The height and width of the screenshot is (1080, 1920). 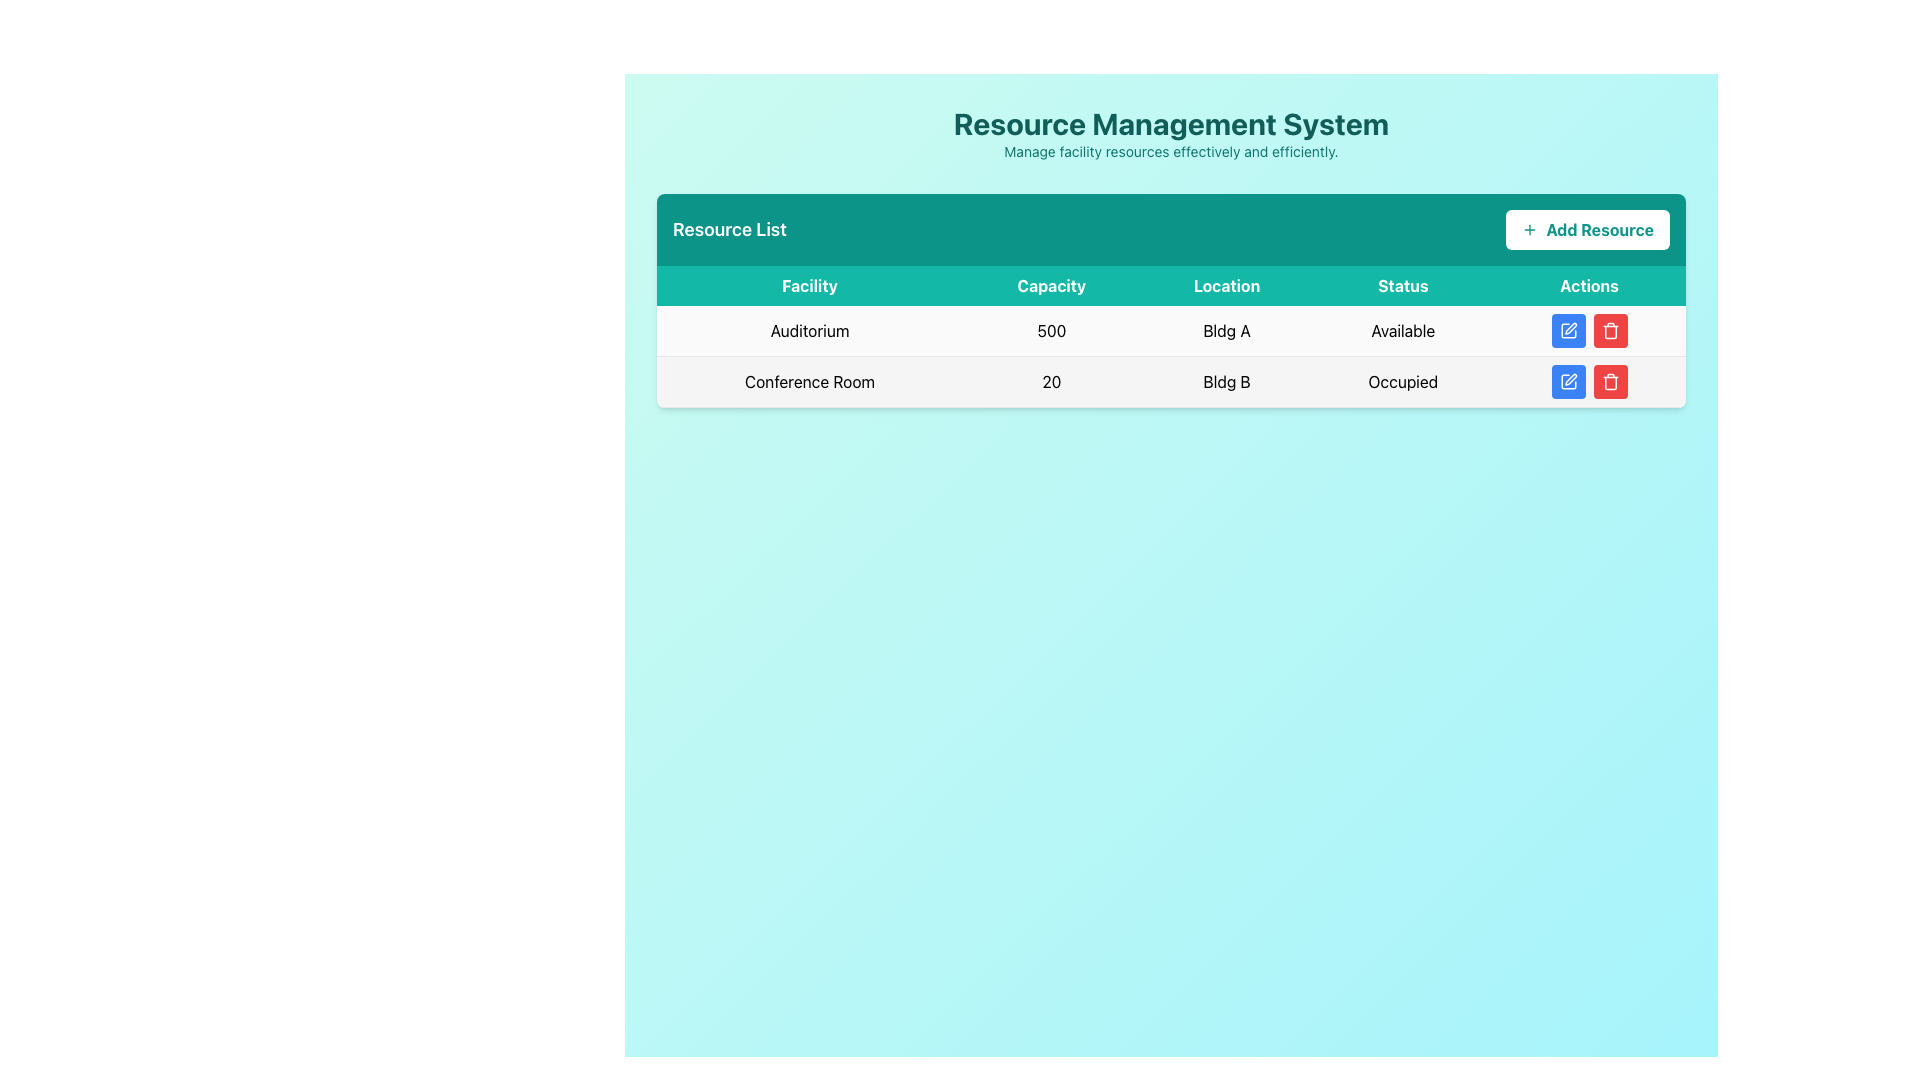 What do you see at coordinates (1587, 229) in the screenshot?
I see `the button located in the right corner of the teal-colored header bar labeled 'Resource List', which allows users to add a new resource to the list` at bounding box center [1587, 229].